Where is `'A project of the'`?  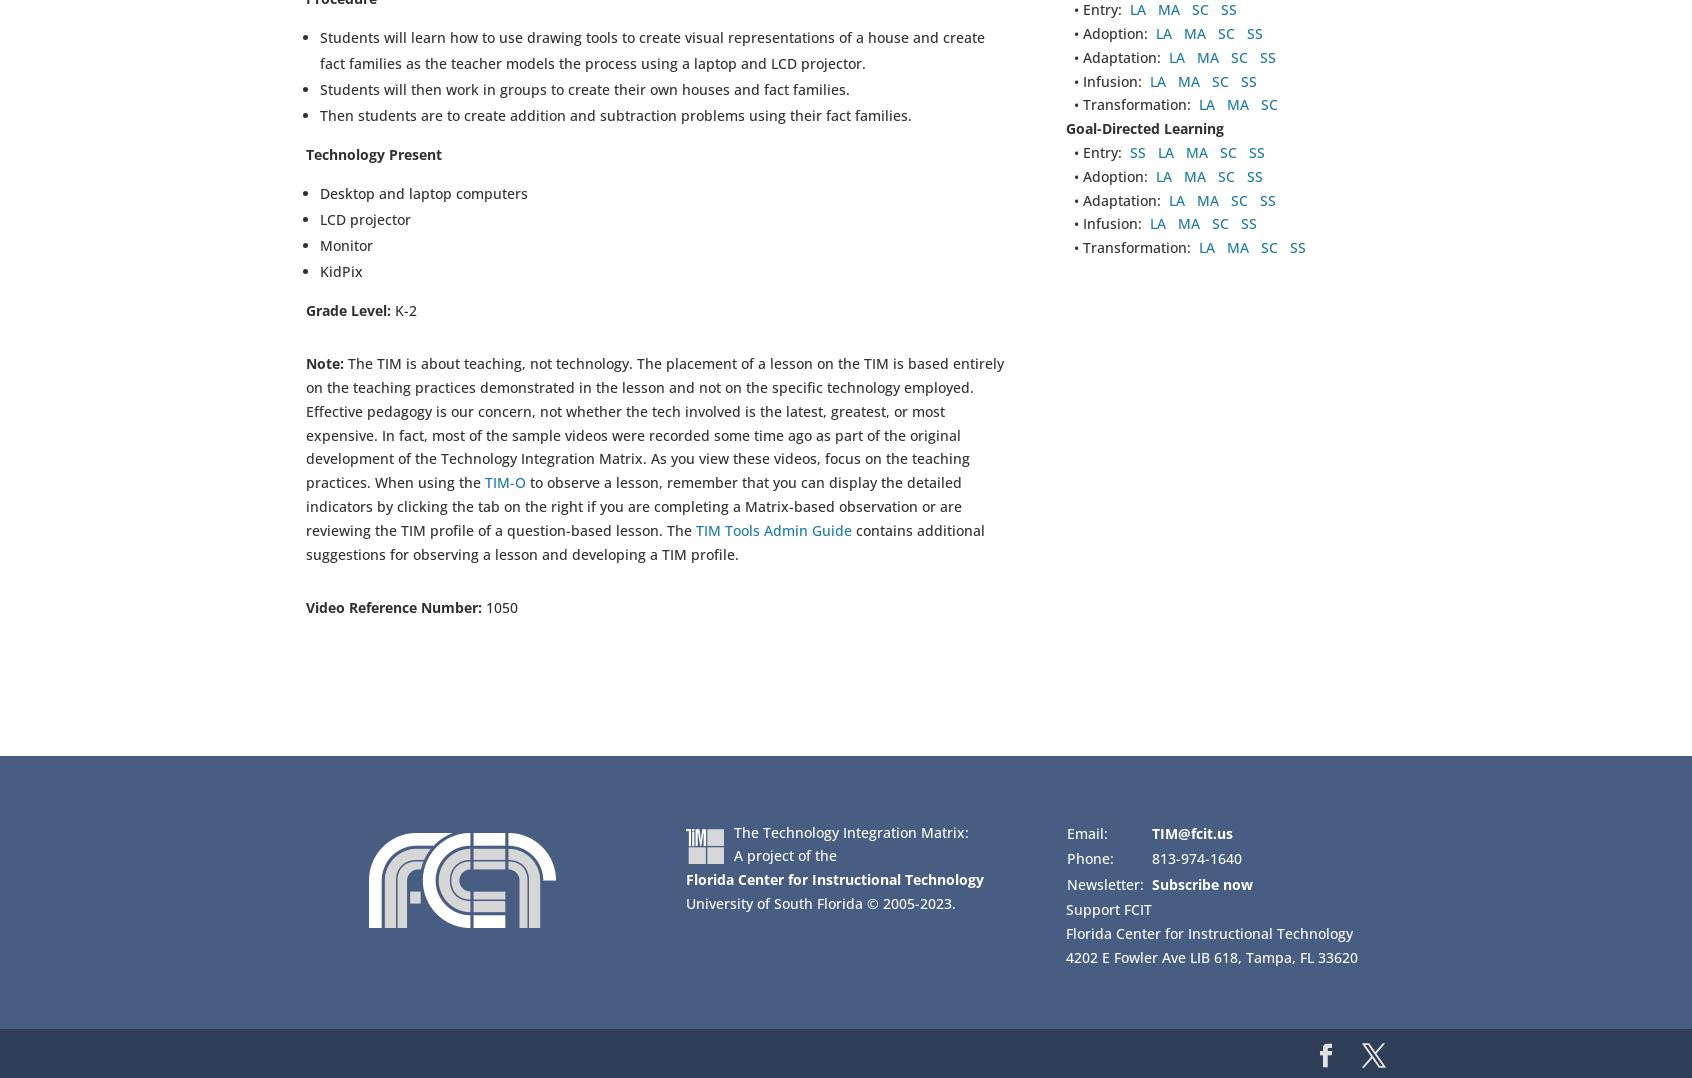
'A project of the' is located at coordinates (731, 854).